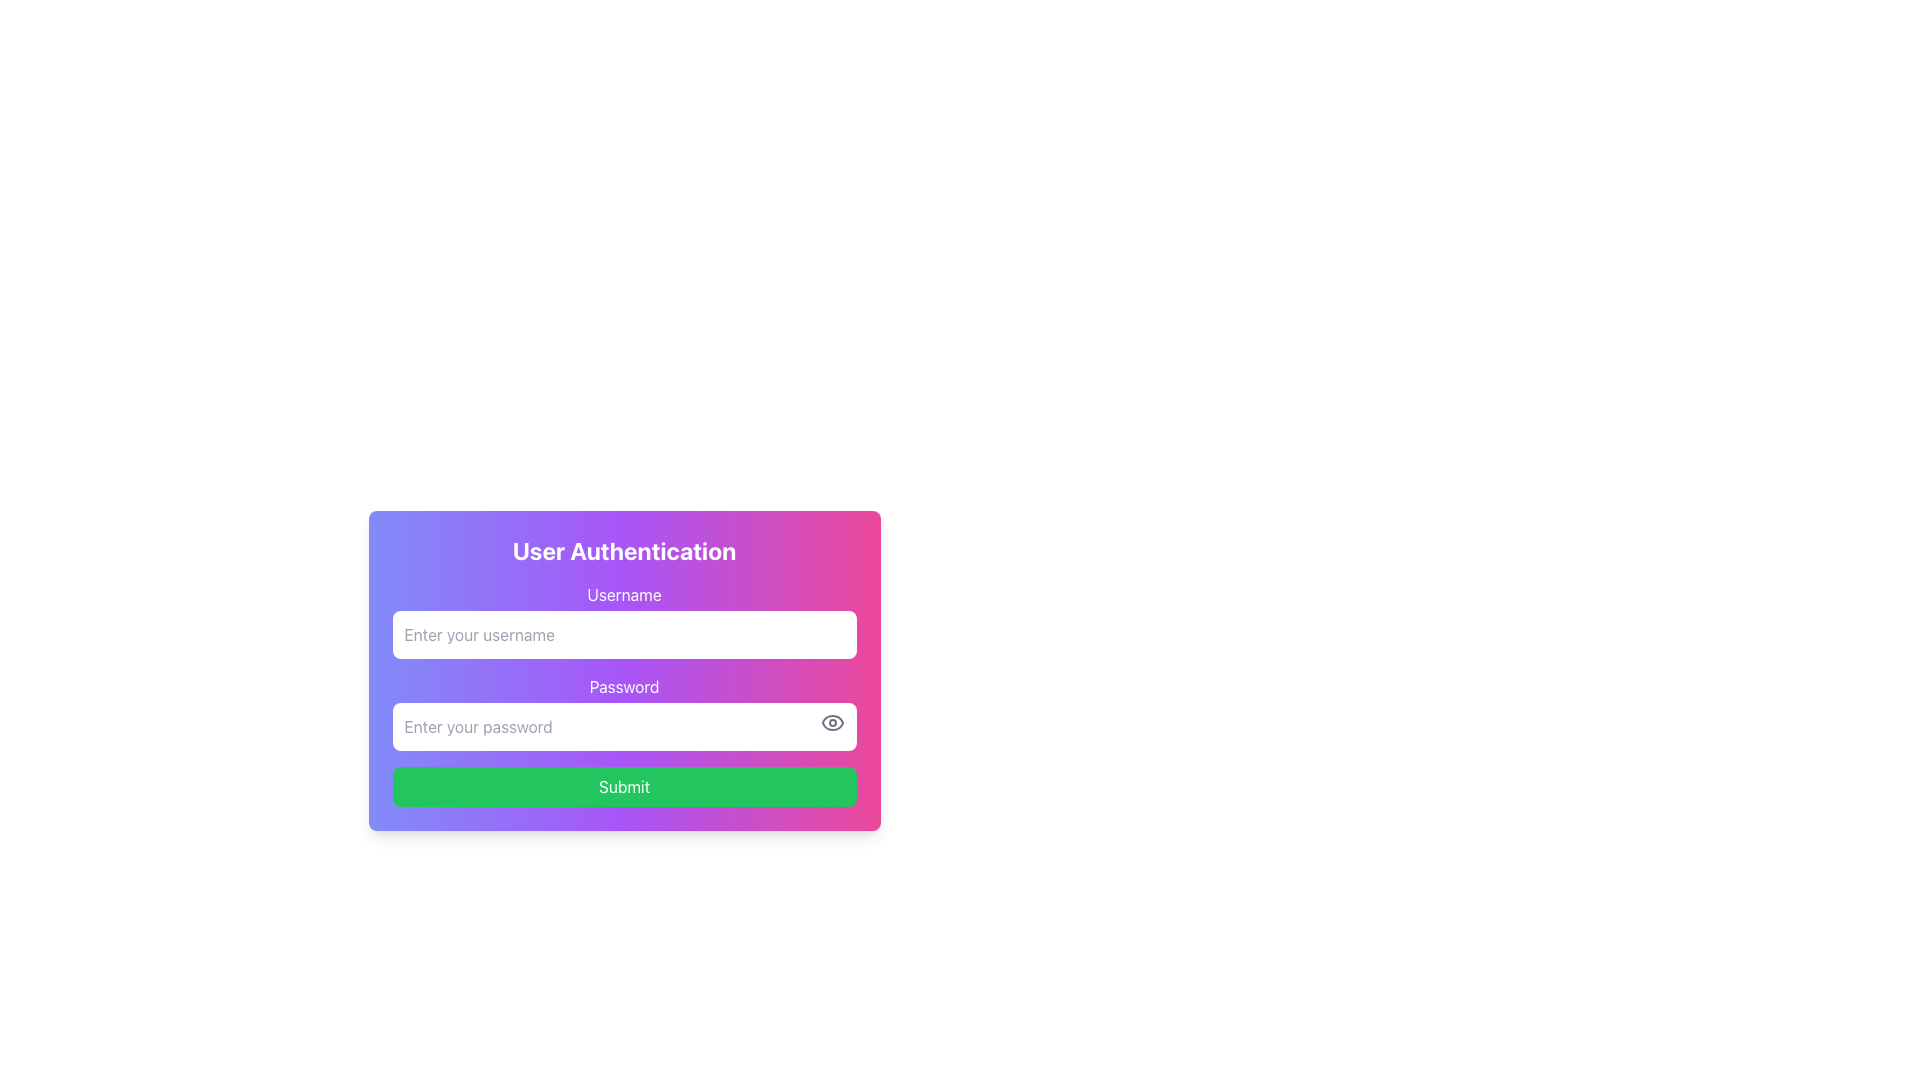  What do you see at coordinates (623, 620) in the screenshot?
I see `the text input field labeled 'Username' to focus and allow user input` at bounding box center [623, 620].